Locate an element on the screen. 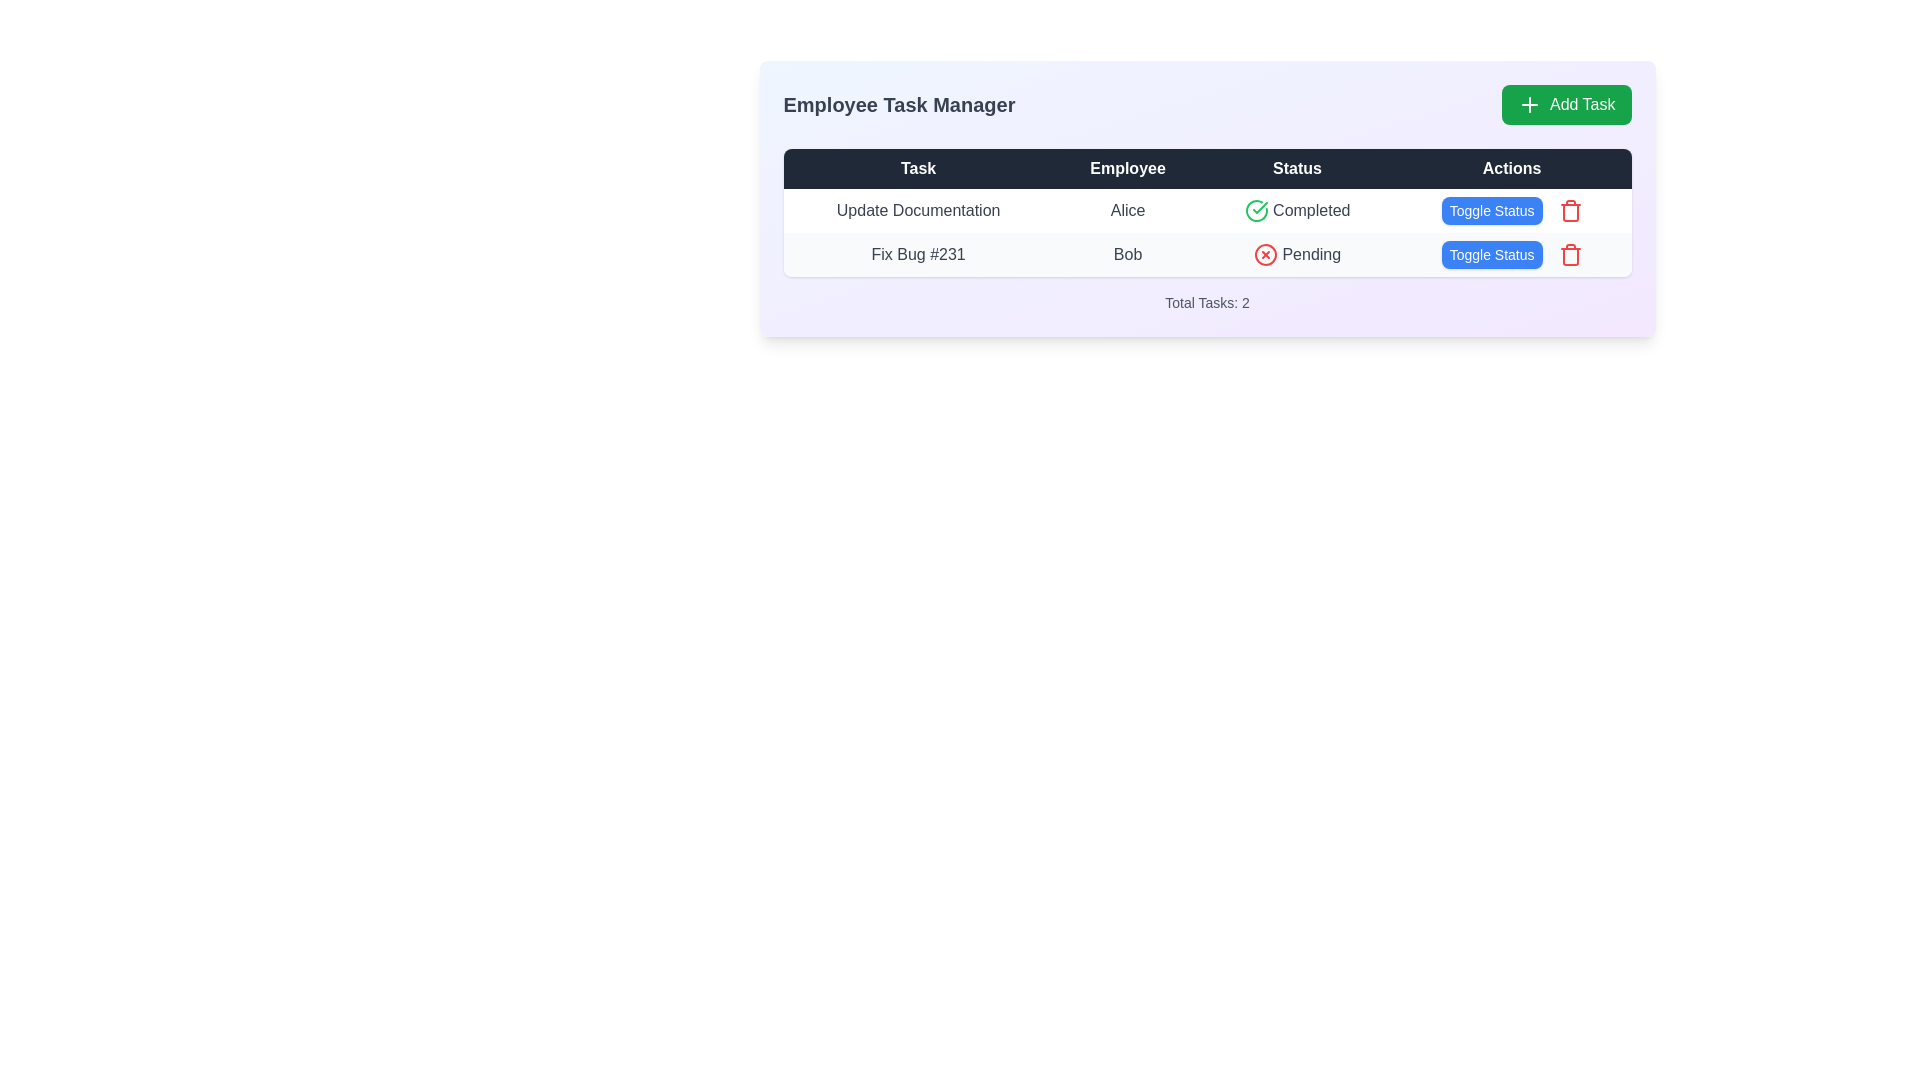 This screenshot has height=1080, width=1920. the 'Toggle Status' button, which is a rectangular button with a blue background and white text located in the second row of the 'Actions' column of the task list is located at coordinates (1512, 253).